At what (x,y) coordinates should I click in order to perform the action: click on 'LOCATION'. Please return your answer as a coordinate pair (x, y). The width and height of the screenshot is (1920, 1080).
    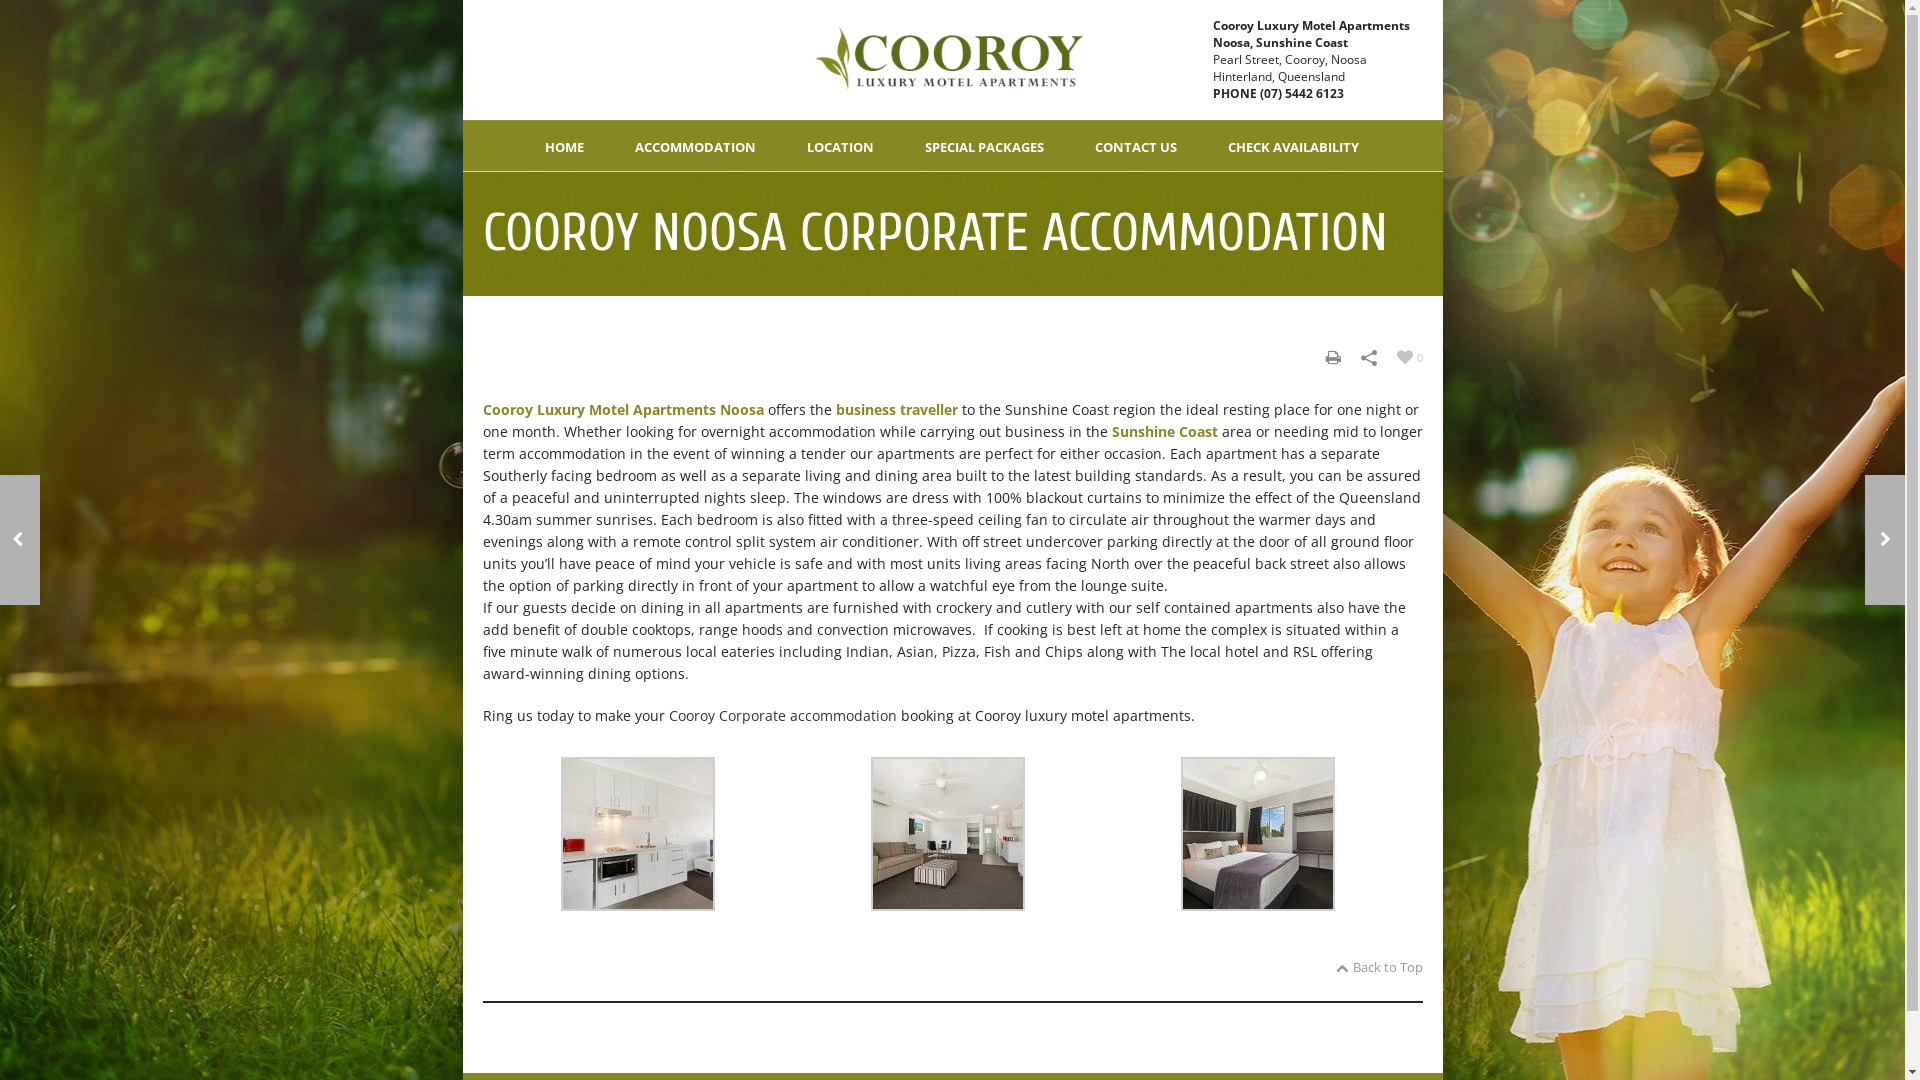
    Looking at the image, I should click on (840, 145).